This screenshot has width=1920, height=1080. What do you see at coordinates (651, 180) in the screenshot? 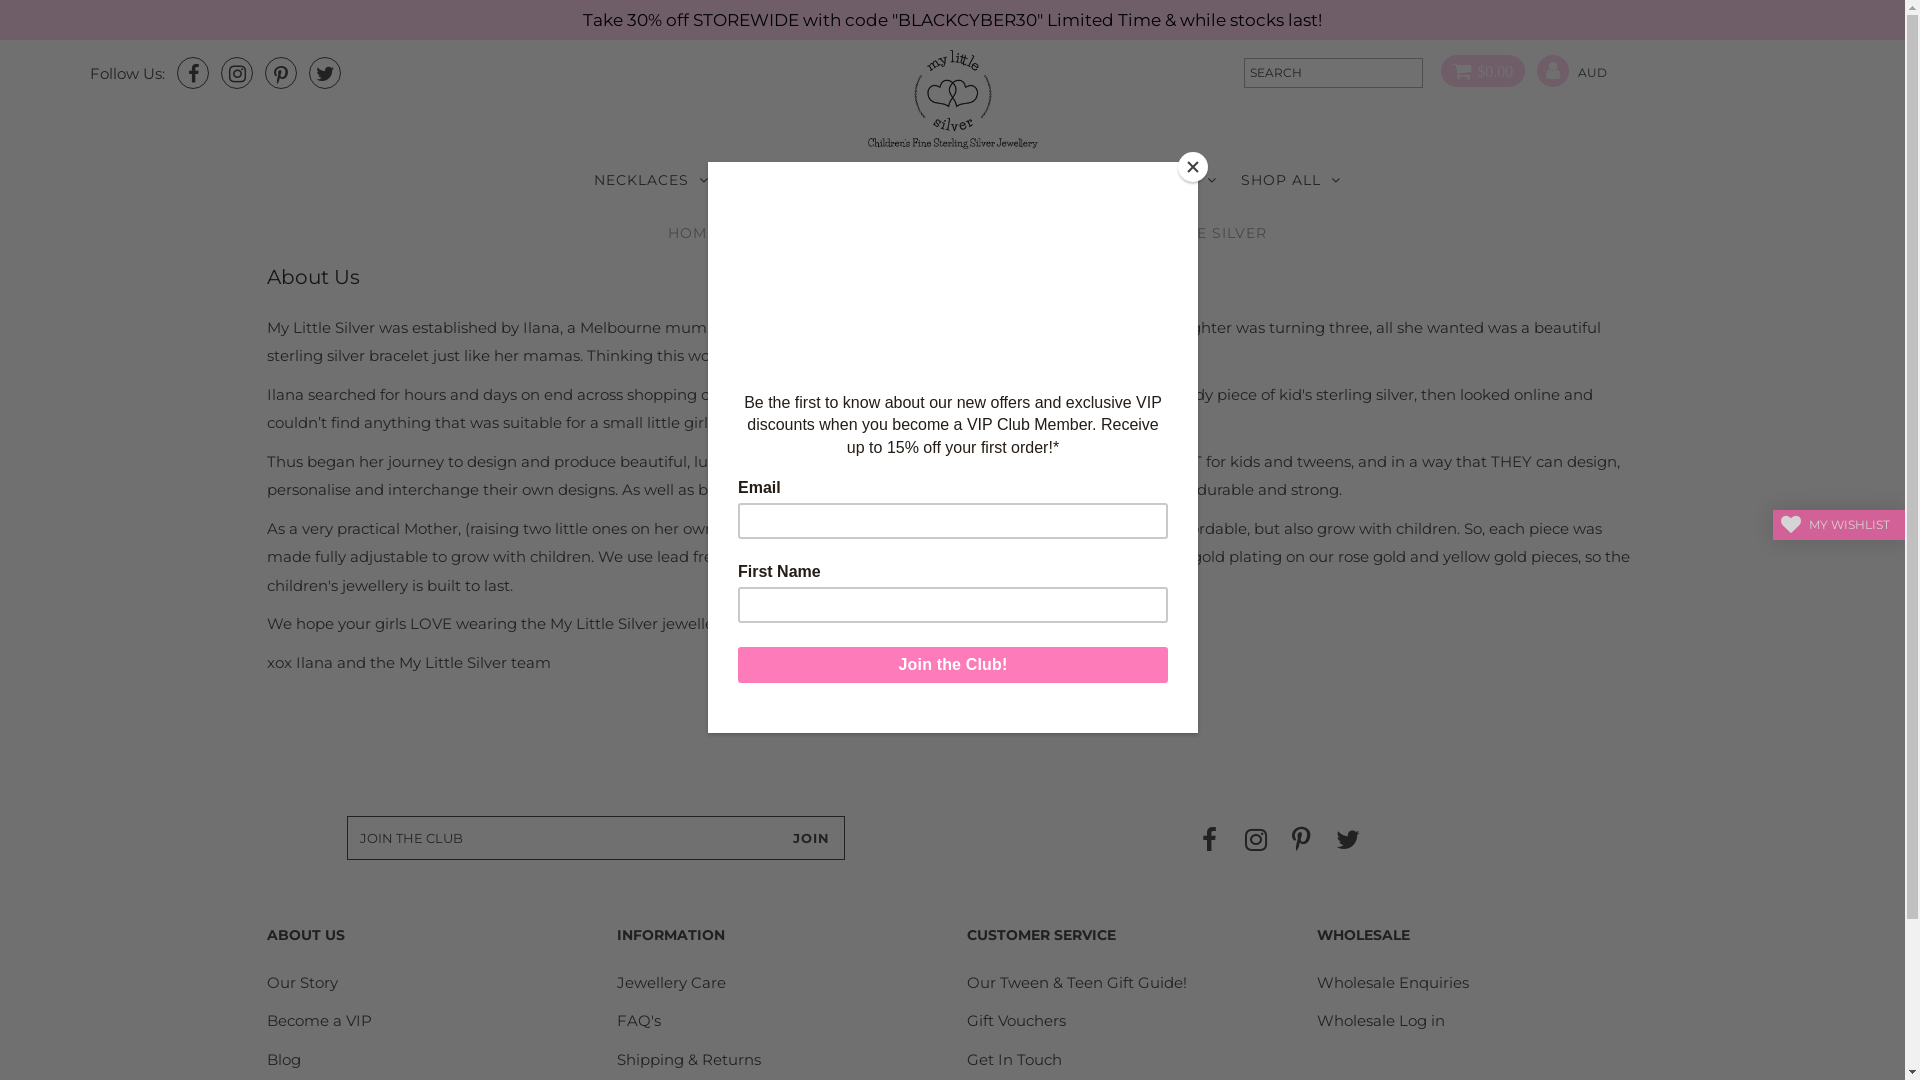
I see `'NECKLACES'` at bounding box center [651, 180].